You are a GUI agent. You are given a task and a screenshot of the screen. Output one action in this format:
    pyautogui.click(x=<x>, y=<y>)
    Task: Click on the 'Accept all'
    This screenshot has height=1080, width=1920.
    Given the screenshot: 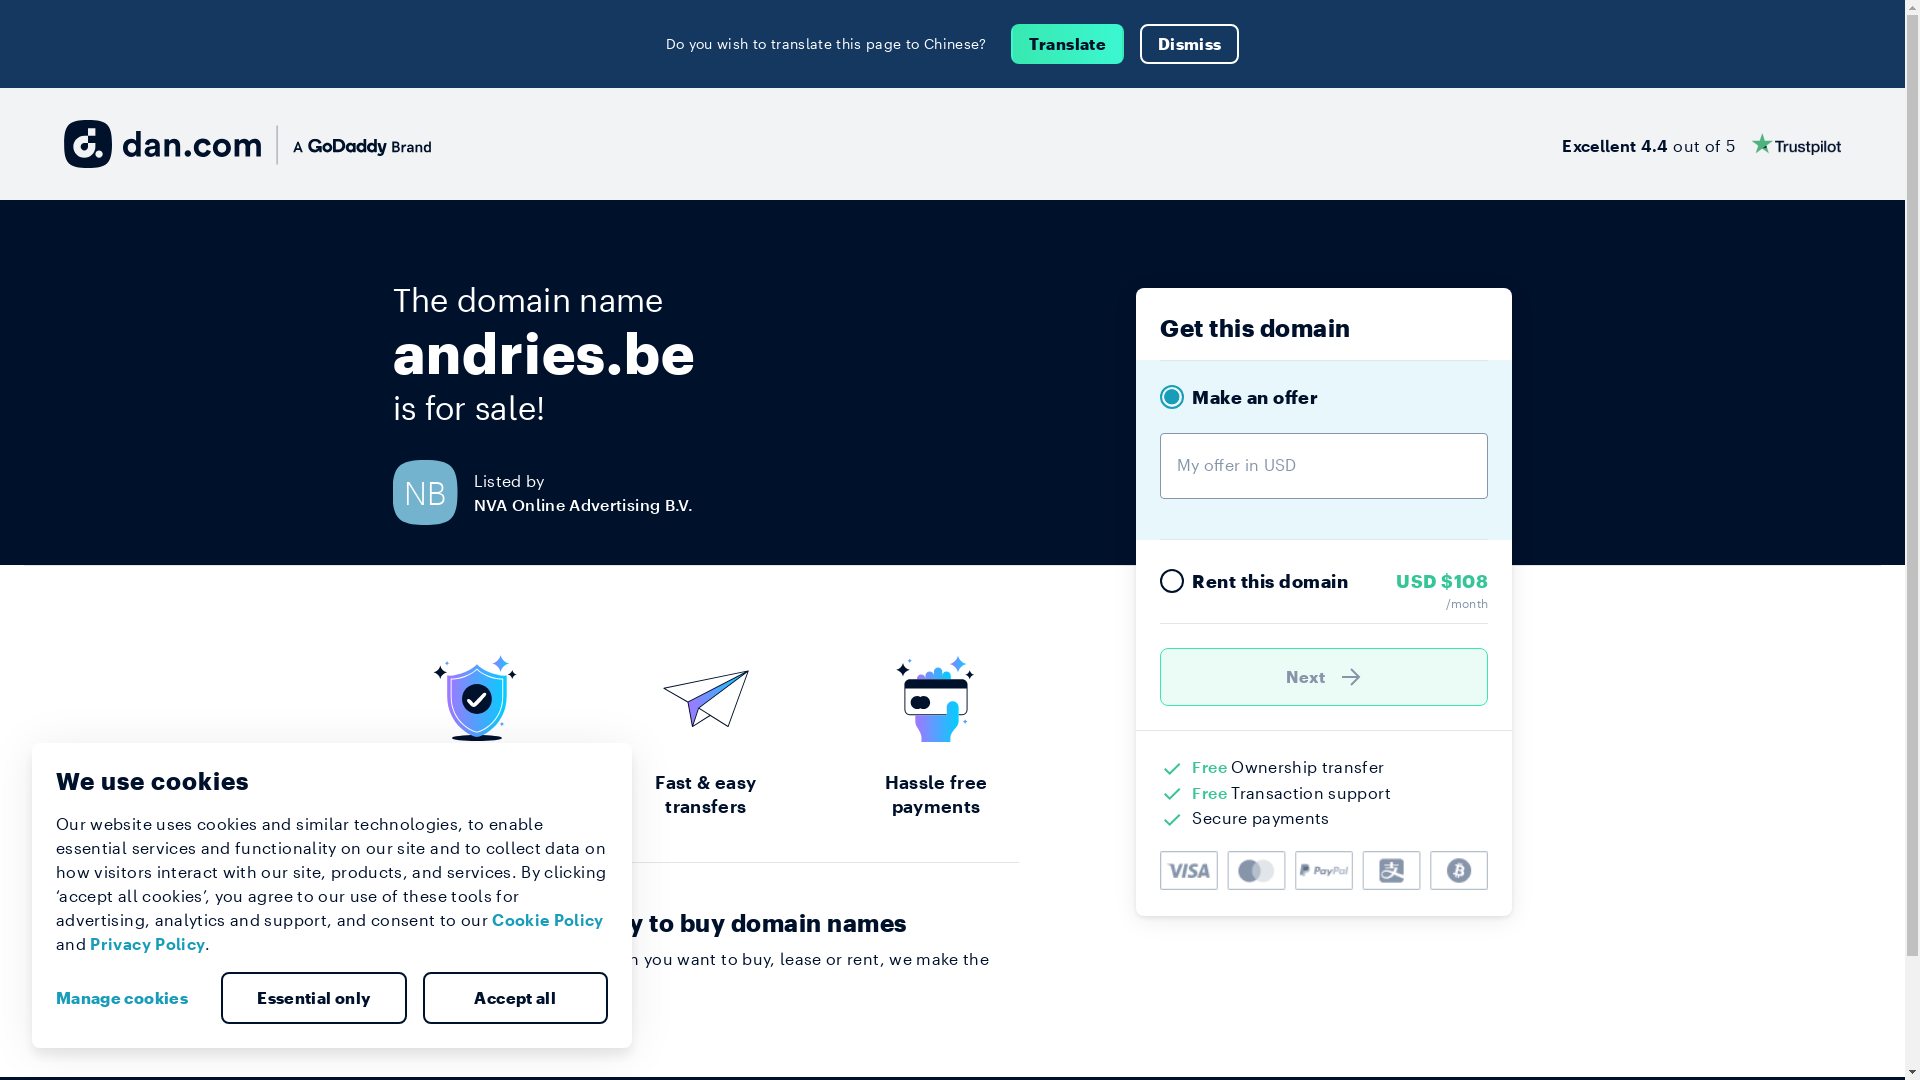 What is the action you would take?
    pyautogui.click(x=514, y=998)
    